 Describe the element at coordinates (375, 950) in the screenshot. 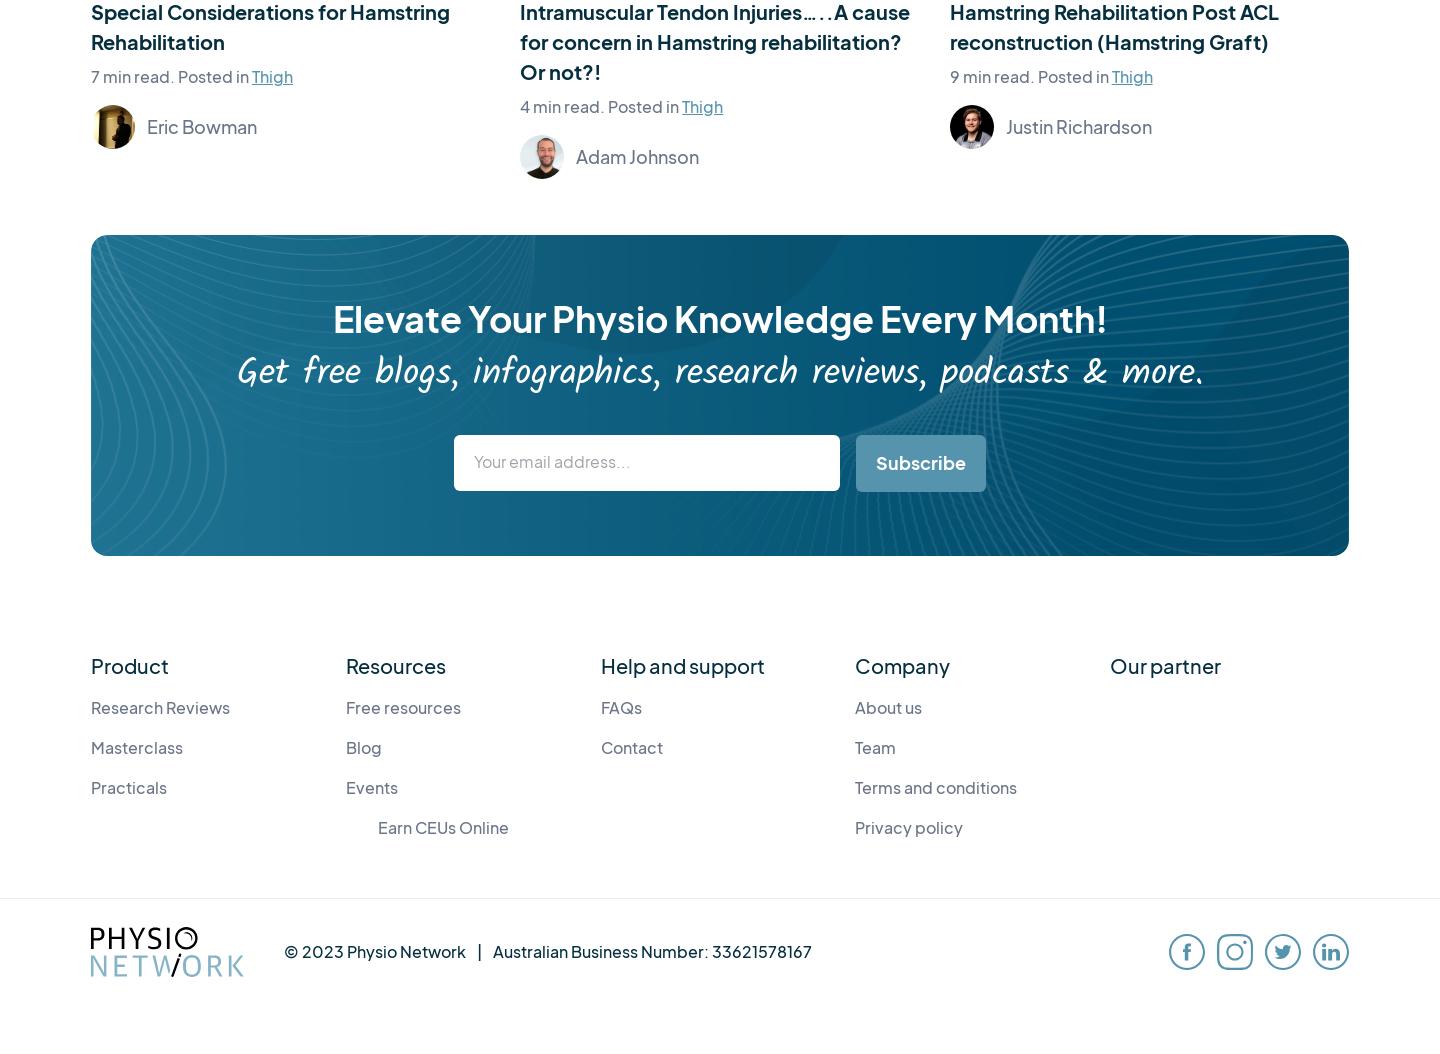

I see `'© 2023 Physio Network'` at that location.